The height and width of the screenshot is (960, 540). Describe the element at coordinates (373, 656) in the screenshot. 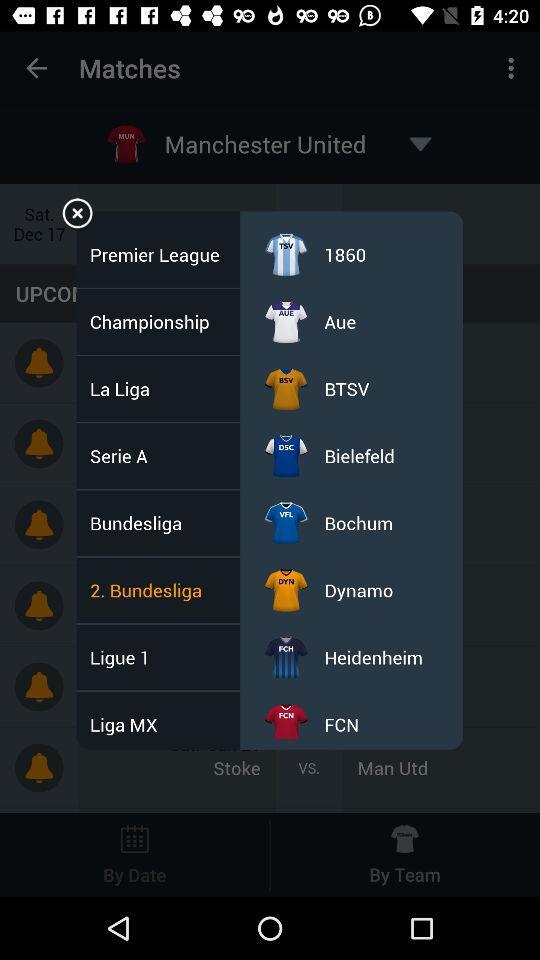

I see `the icon above fcn item` at that location.